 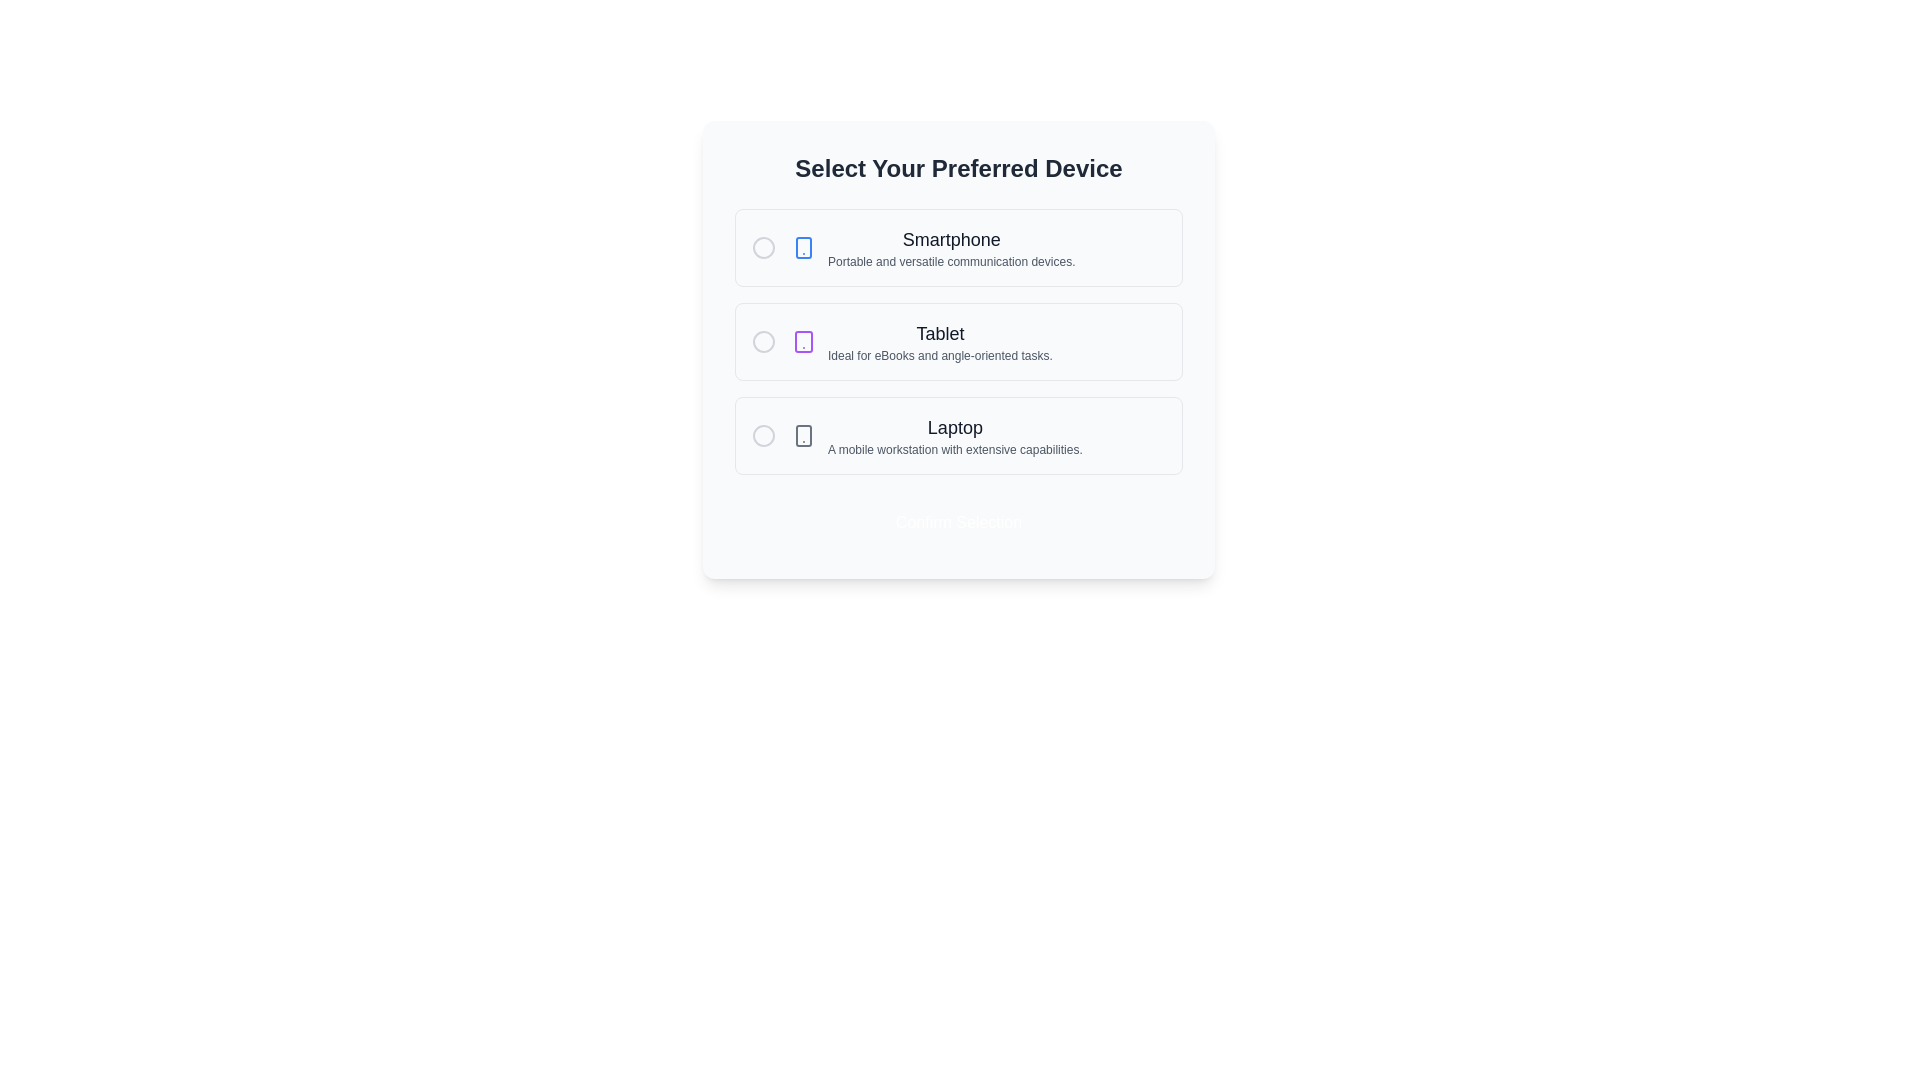 I want to click on the central graphical element representing the smartphone body within the SVG icon, which is located to the left of the 'Smartphone' label in the selection list, so click(x=804, y=246).